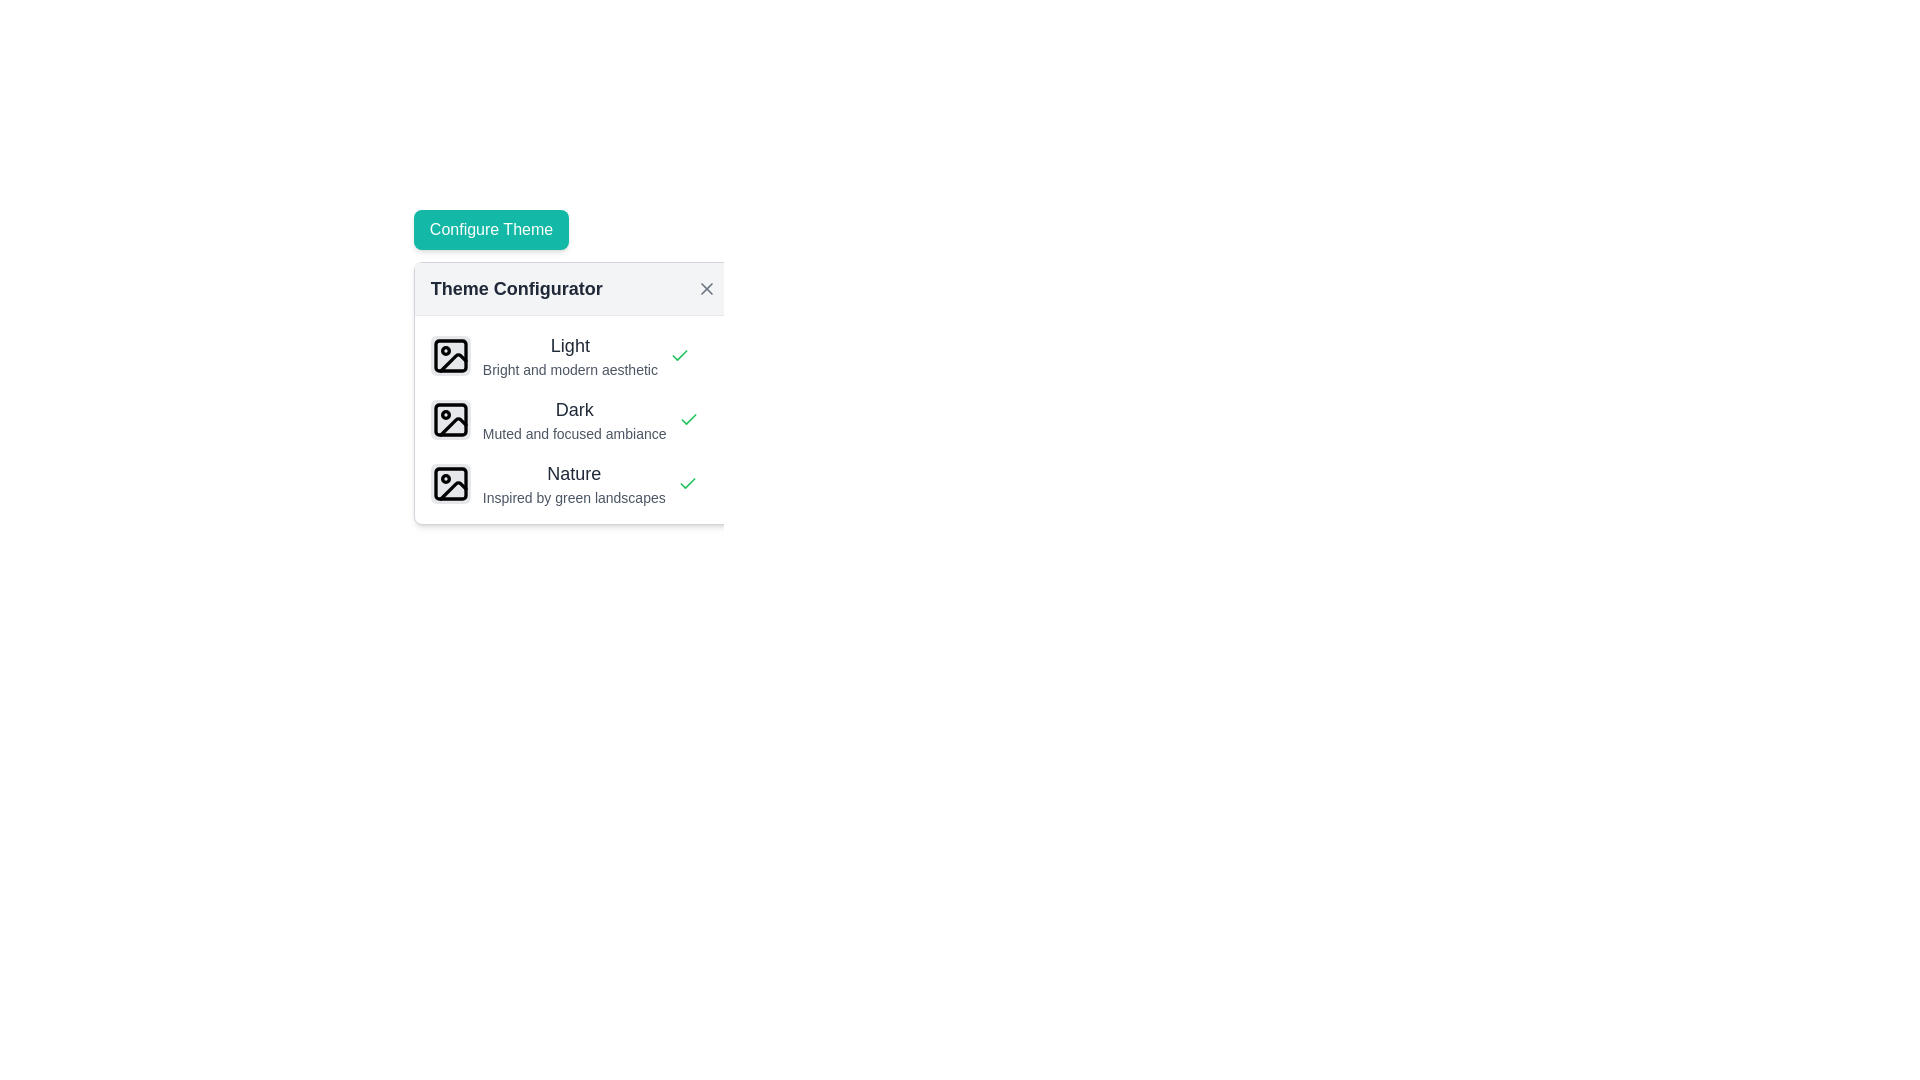 This screenshot has width=1920, height=1080. What do you see at coordinates (452, 425) in the screenshot?
I see `the 'Dark' theme icon located in the theme configurator section, specifically within the second option labeled 'Dark'` at bounding box center [452, 425].